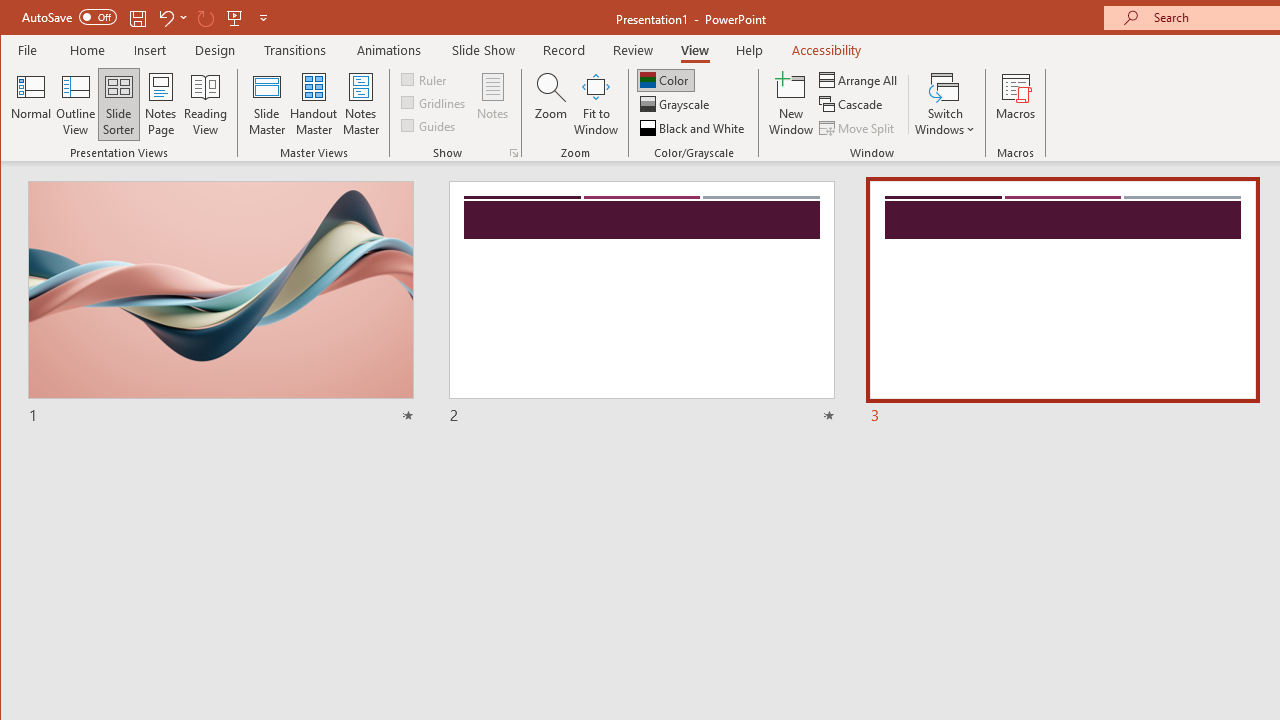 The image size is (1280, 720). Describe the element at coordinates (1016, 104) in the screenshot. I see `'Macros'` at that location.